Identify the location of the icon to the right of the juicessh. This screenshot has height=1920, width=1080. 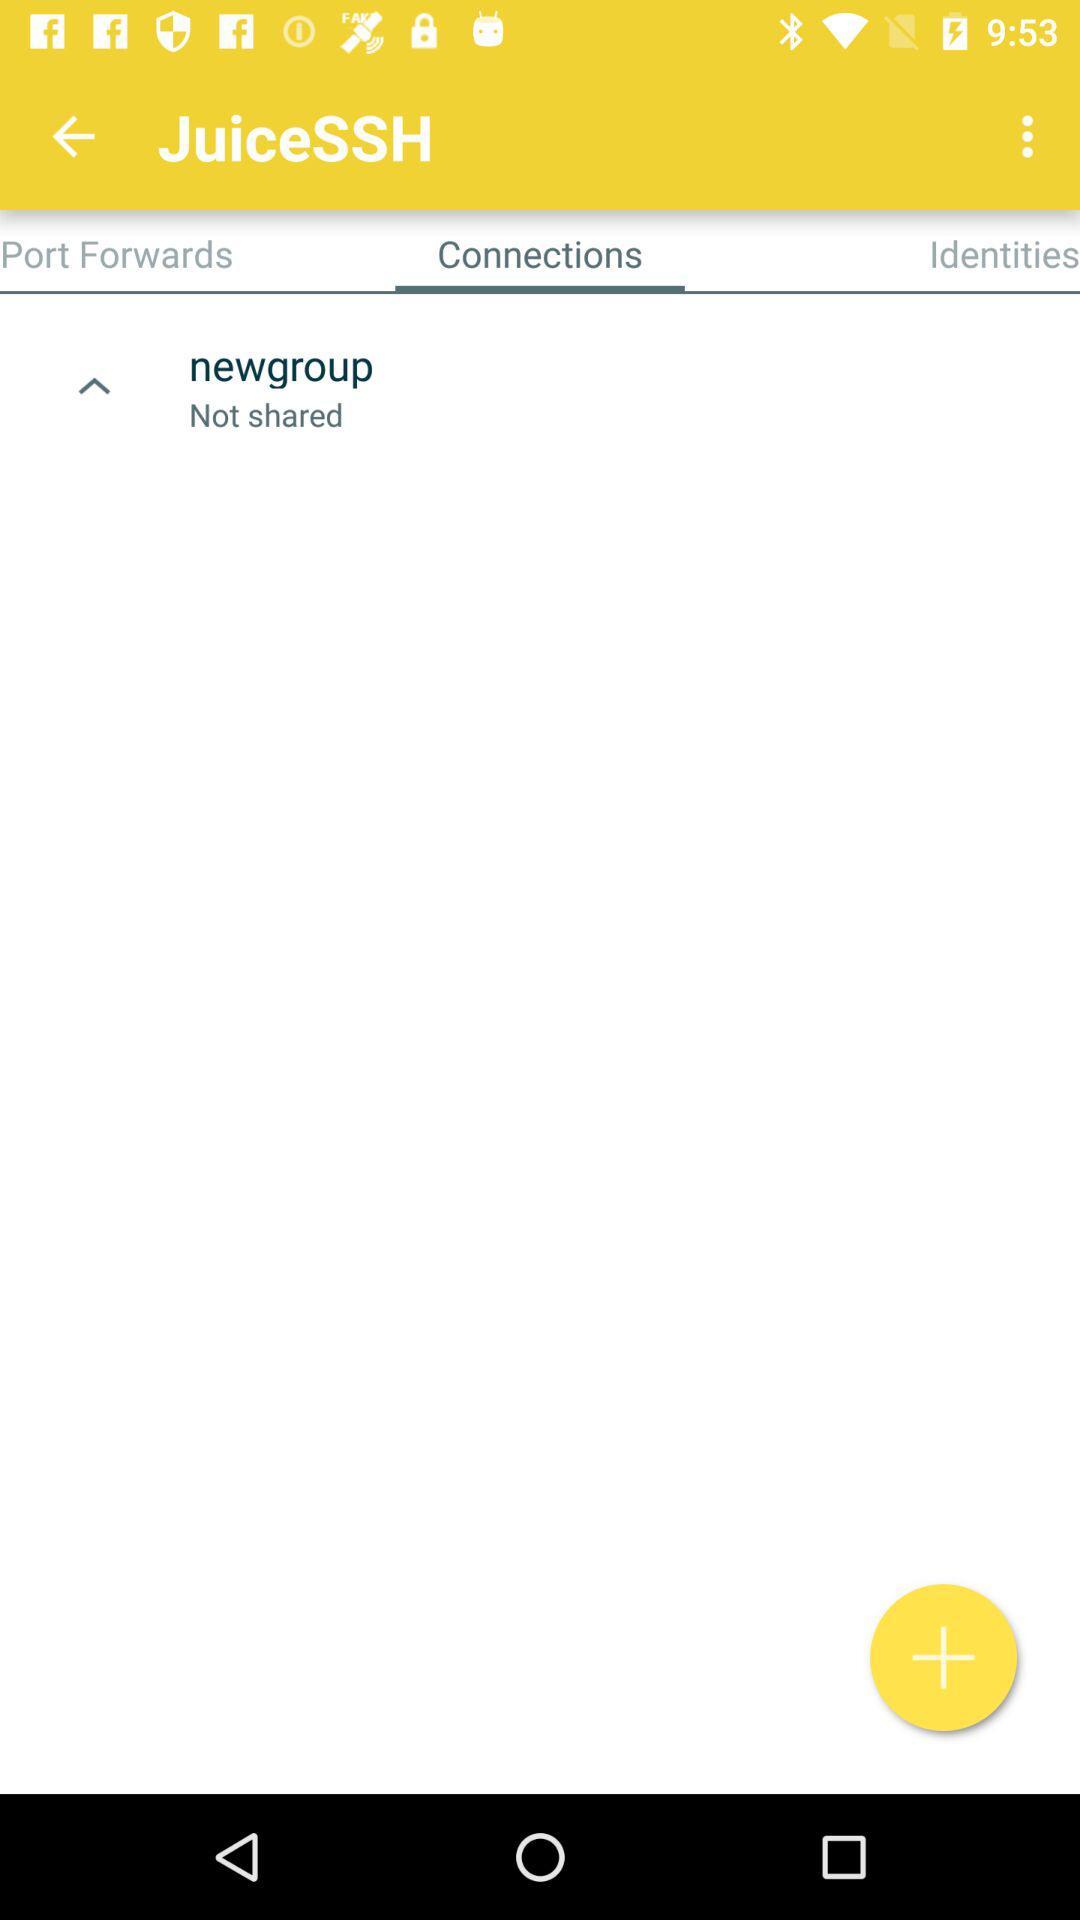
(1032, 135).